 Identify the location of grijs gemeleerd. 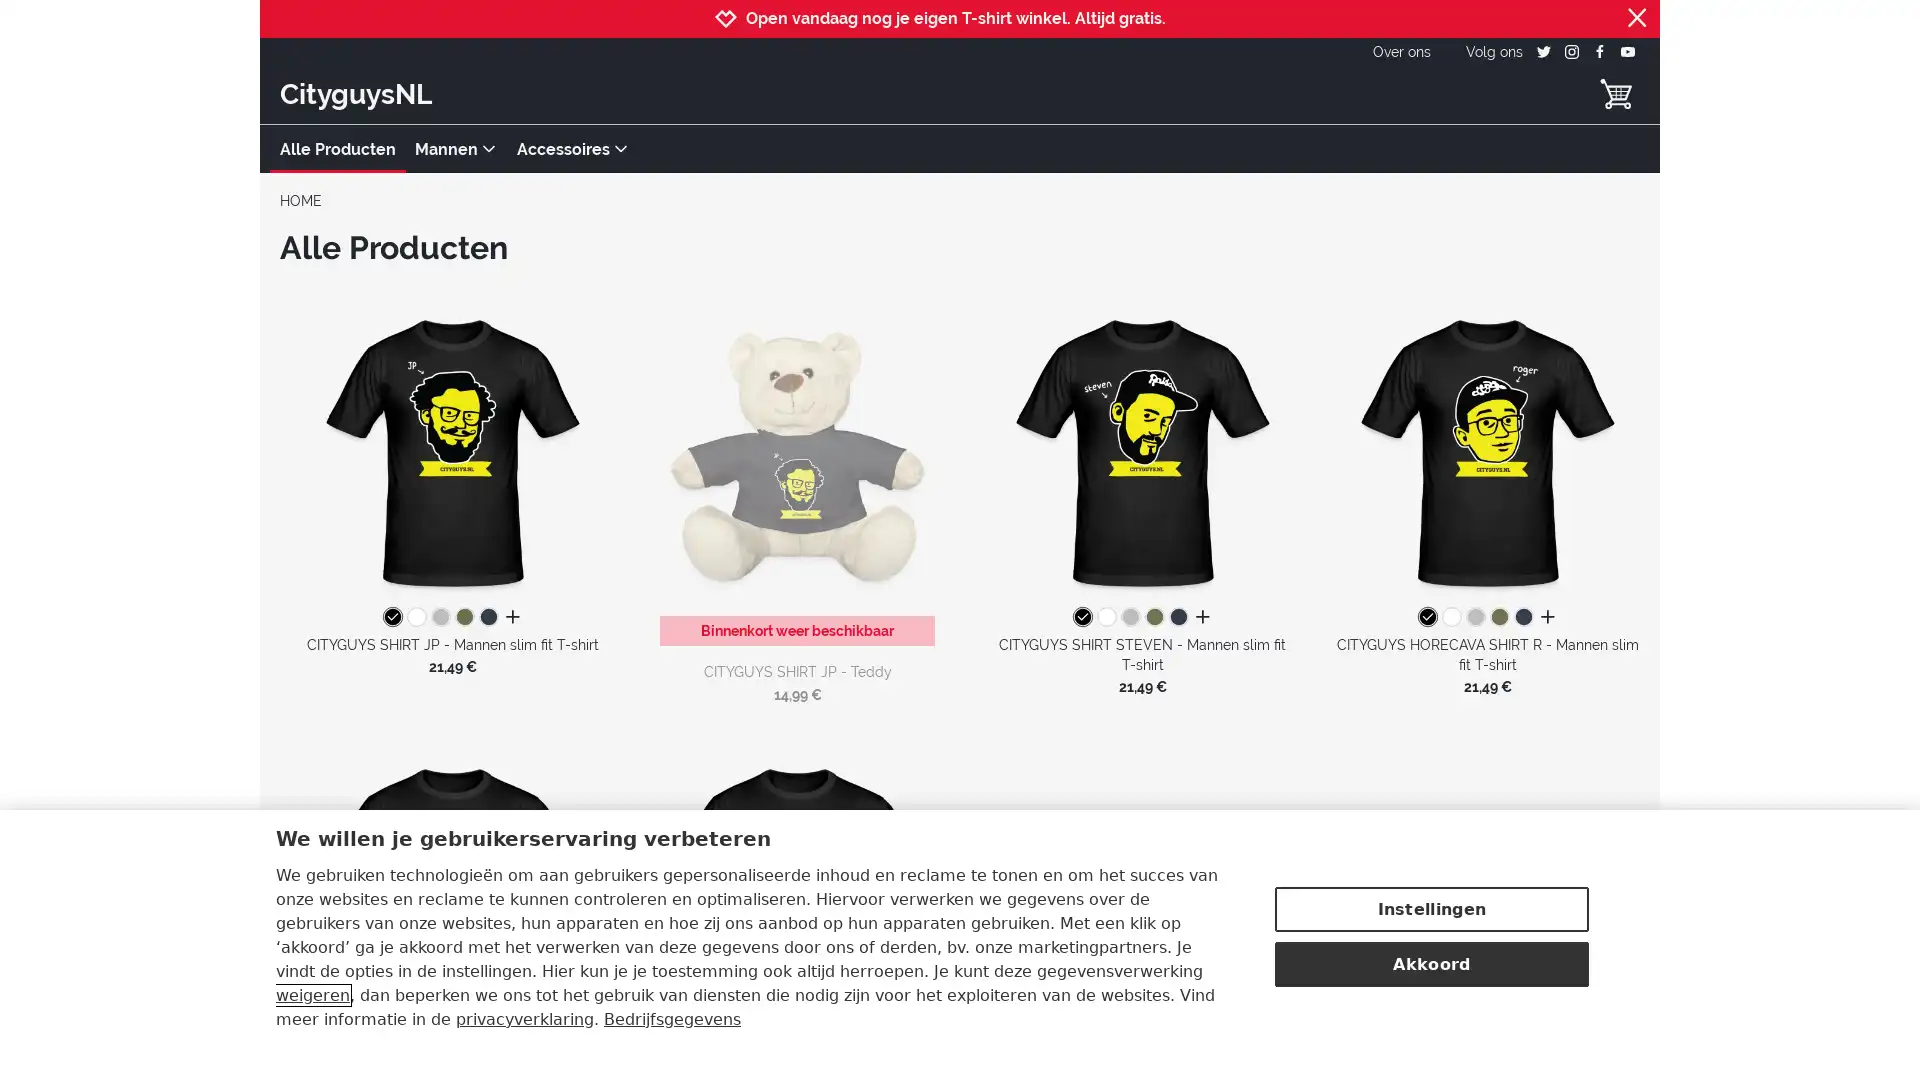
(1474, 617).